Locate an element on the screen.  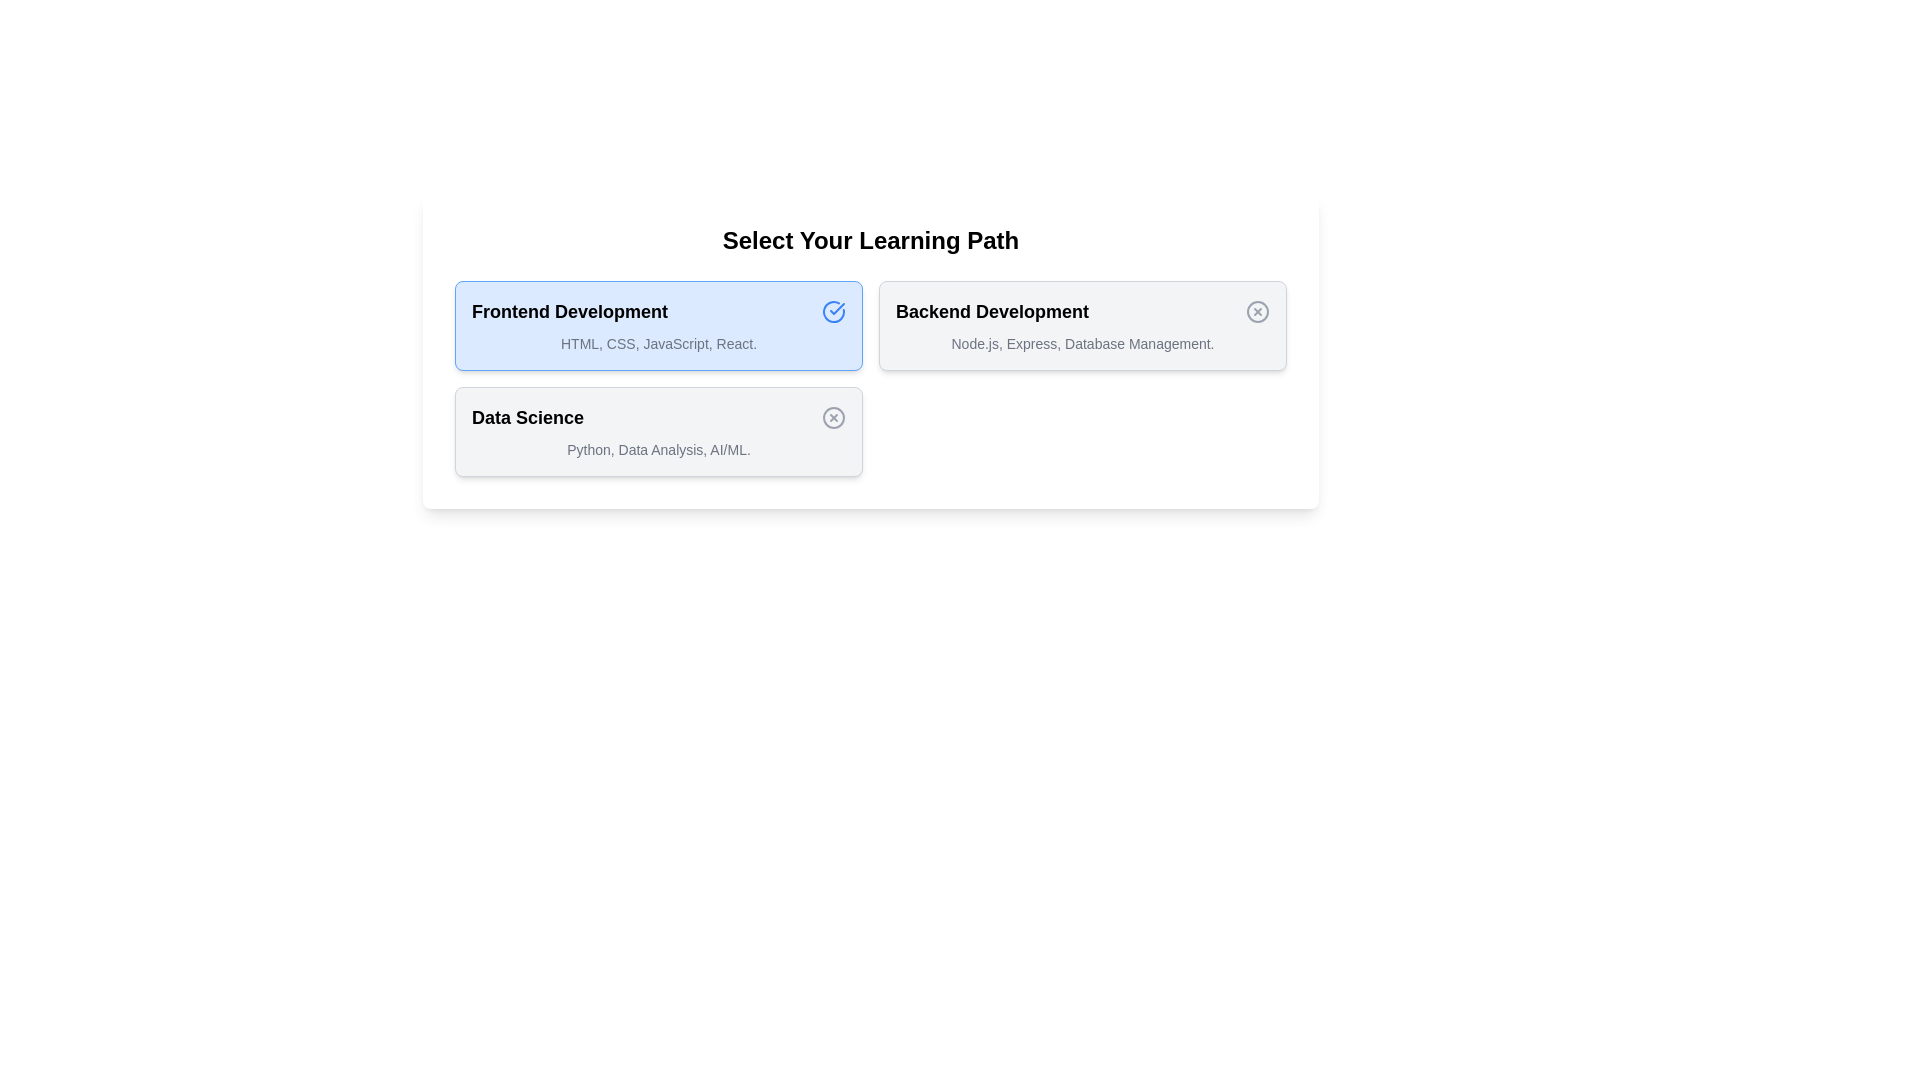
the learning path card corresponding to Backend Development is located at coordinates (1082, 325).